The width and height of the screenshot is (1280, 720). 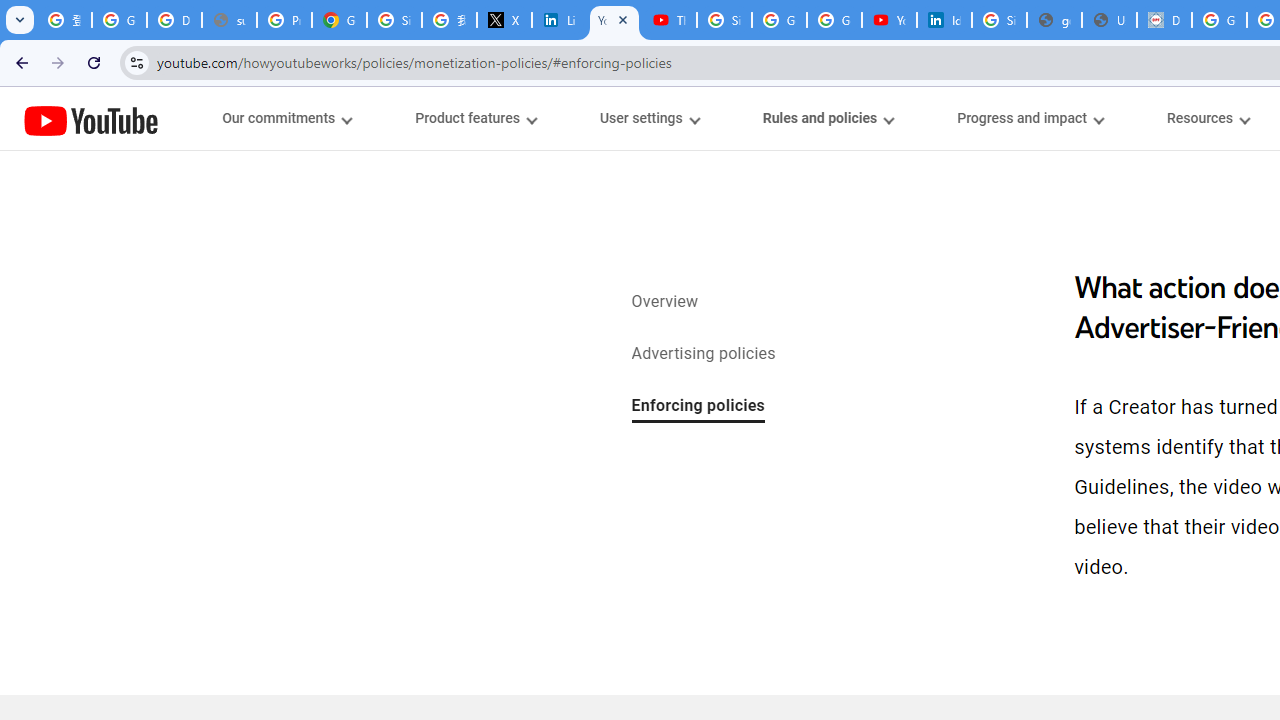 What do you see at coordinates (474, 118) in the screenshot?
I see `'Product features menupopup'` at bounding box center [474, 118].